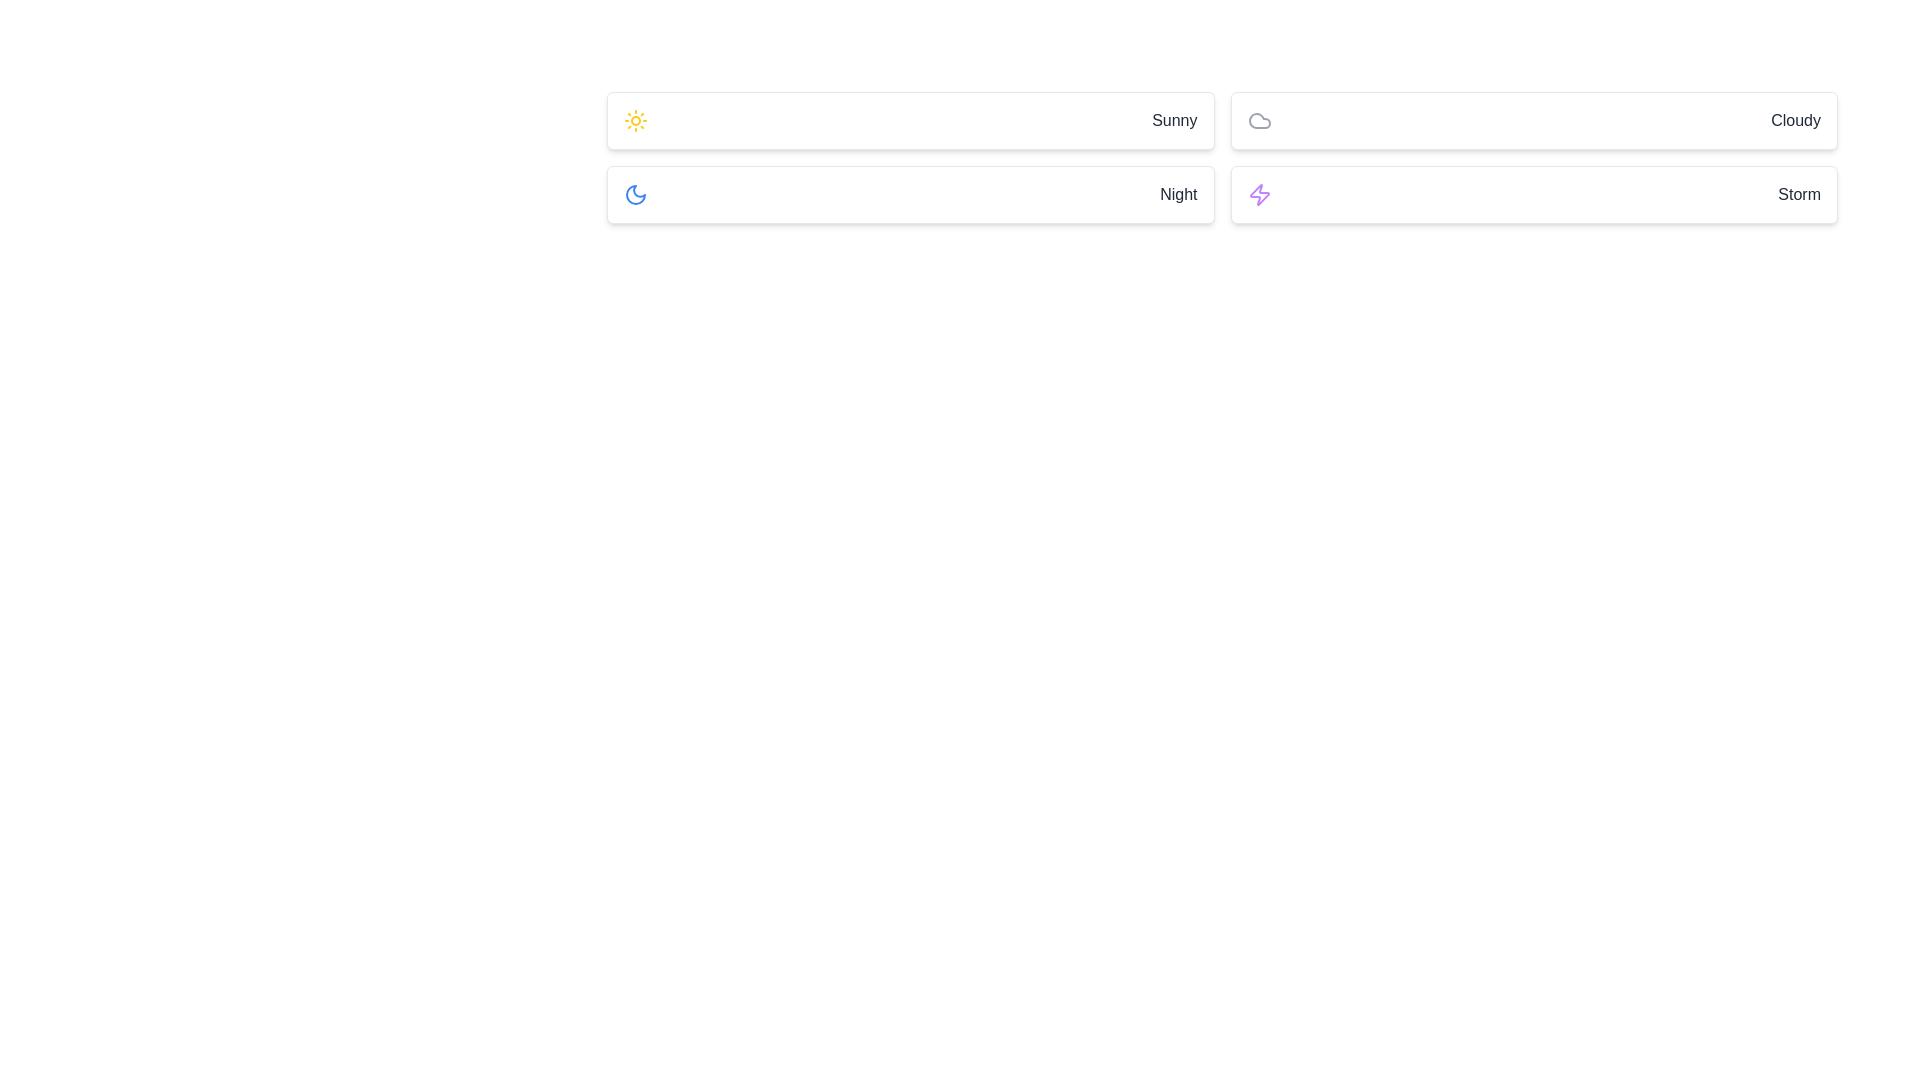 The image size is (1920, 1080). What do you see at coordinates (1258, 195) in the screenshot?
I see `the storm icon located in the lower right section of the interface within the 'Storm' card` at bounding box center [1258, 195].